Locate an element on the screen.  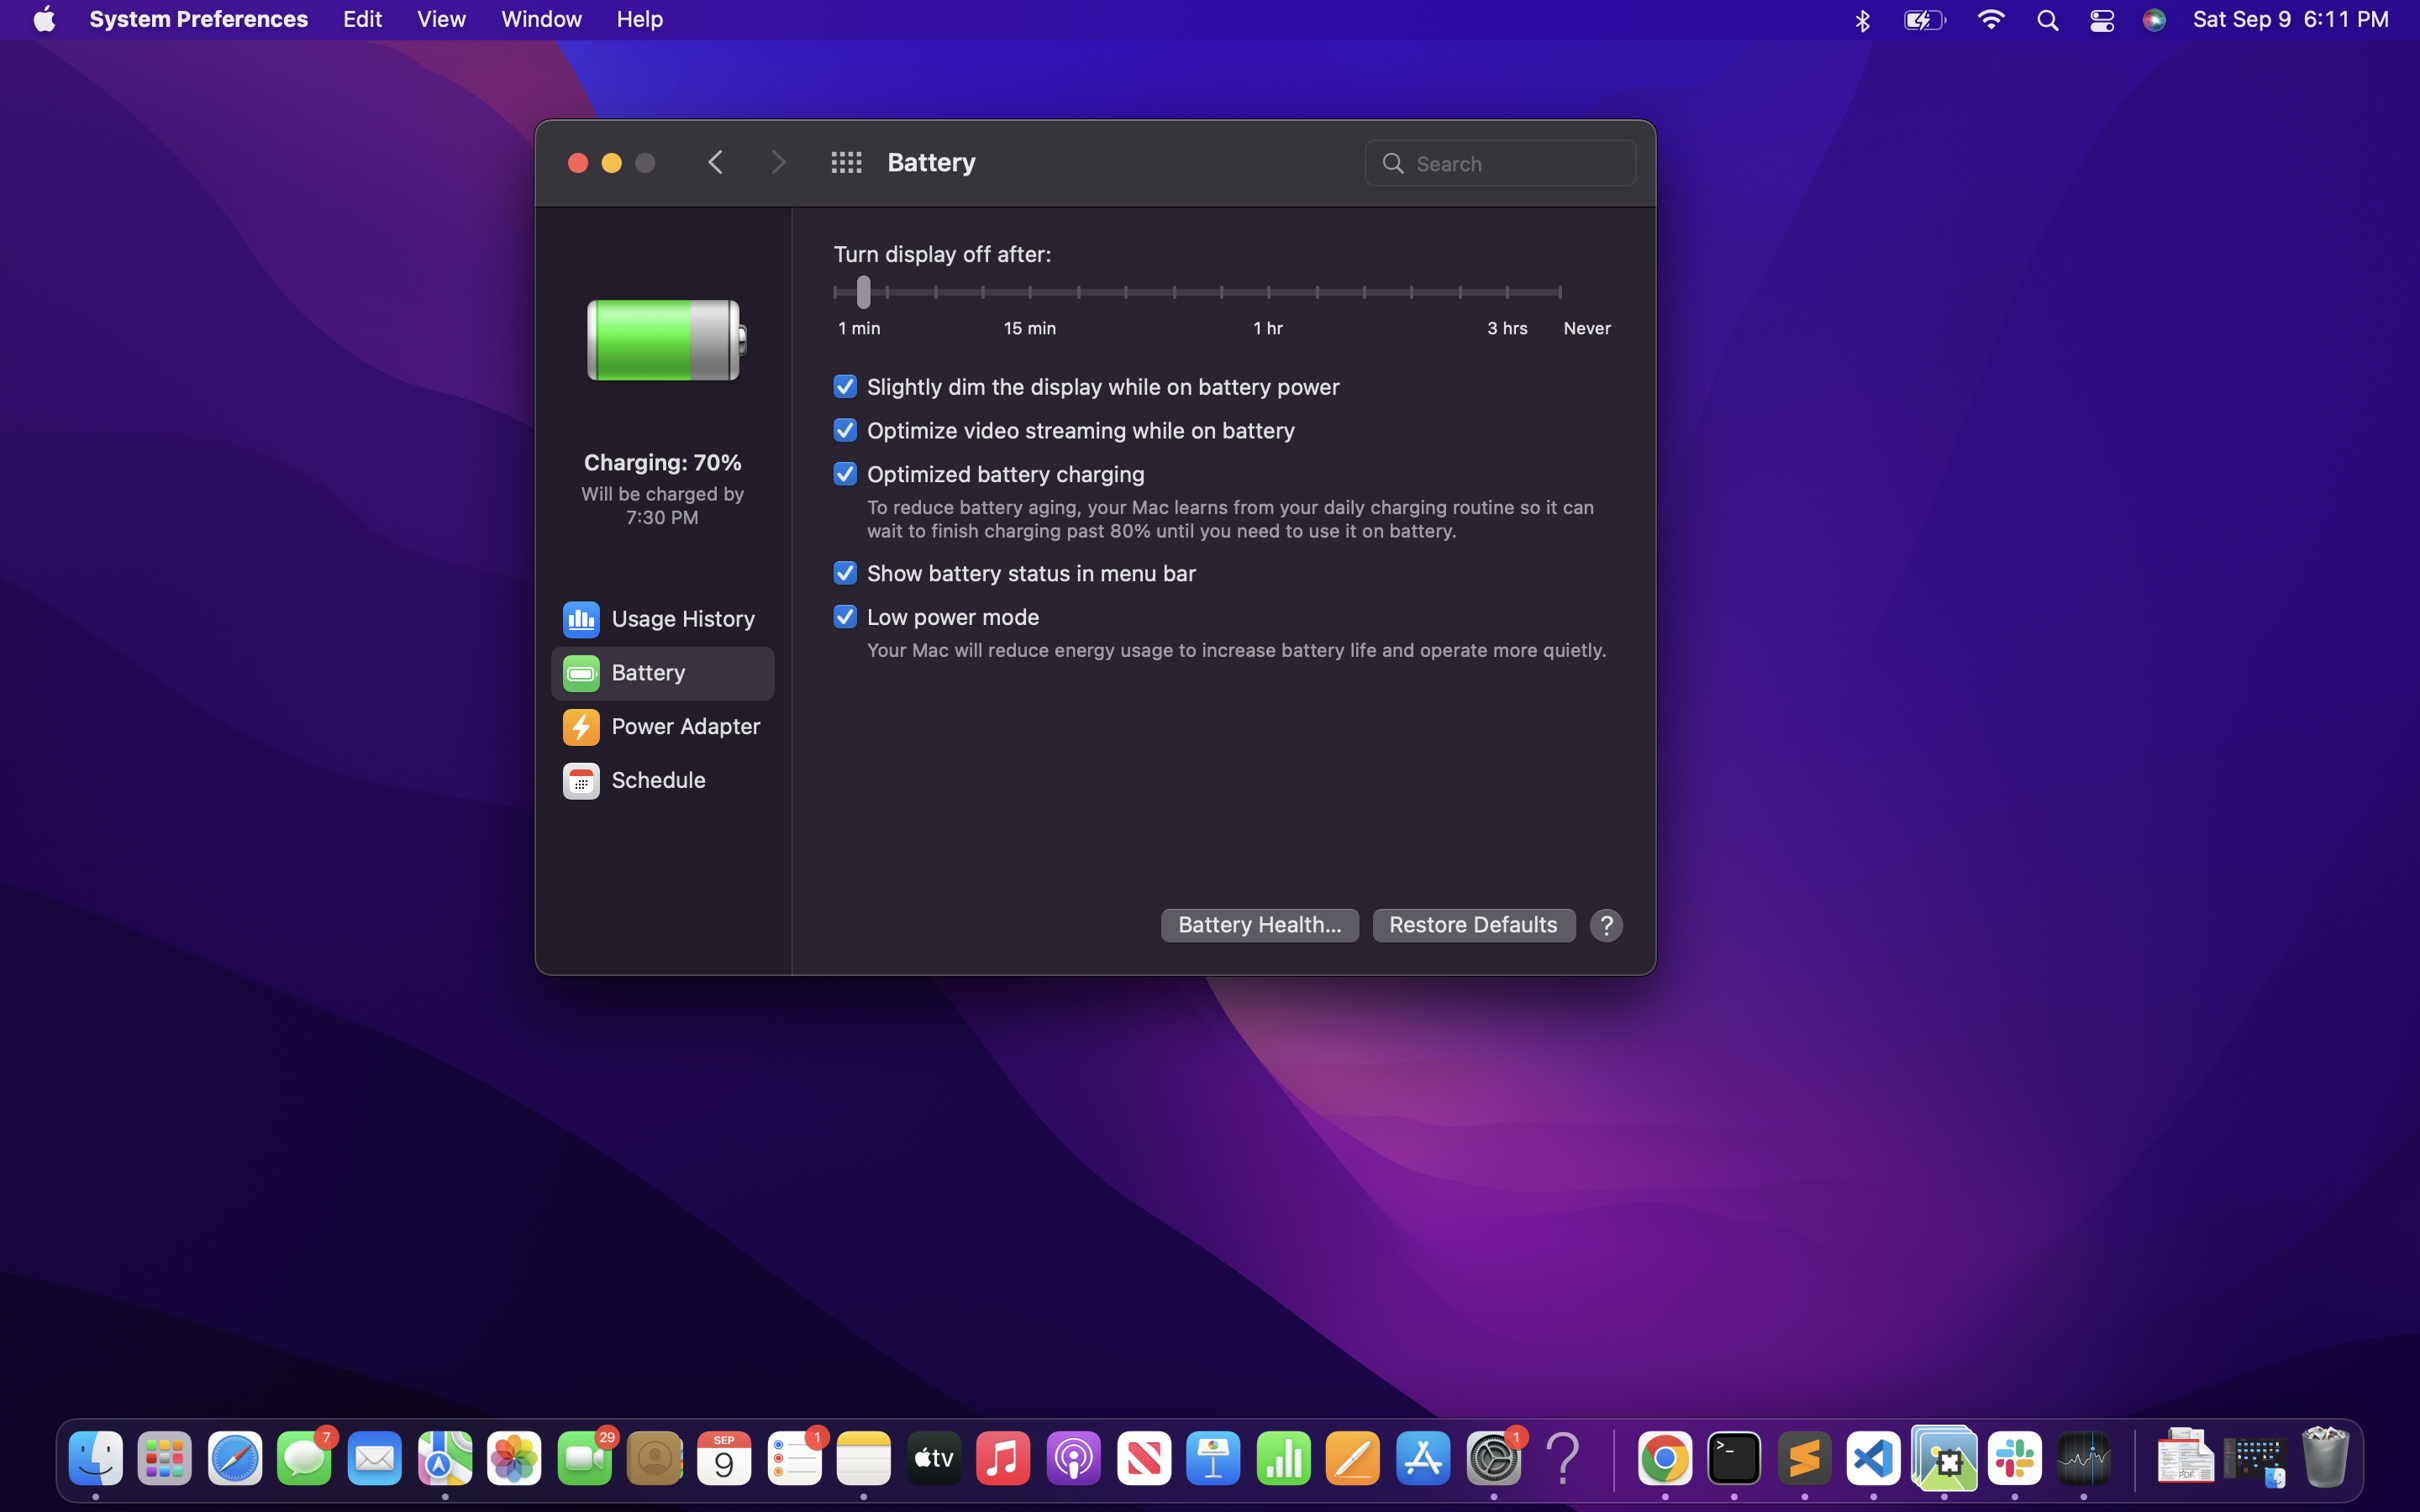
to never turn off the display after 1 hour is located at coordinates (1269, 294).